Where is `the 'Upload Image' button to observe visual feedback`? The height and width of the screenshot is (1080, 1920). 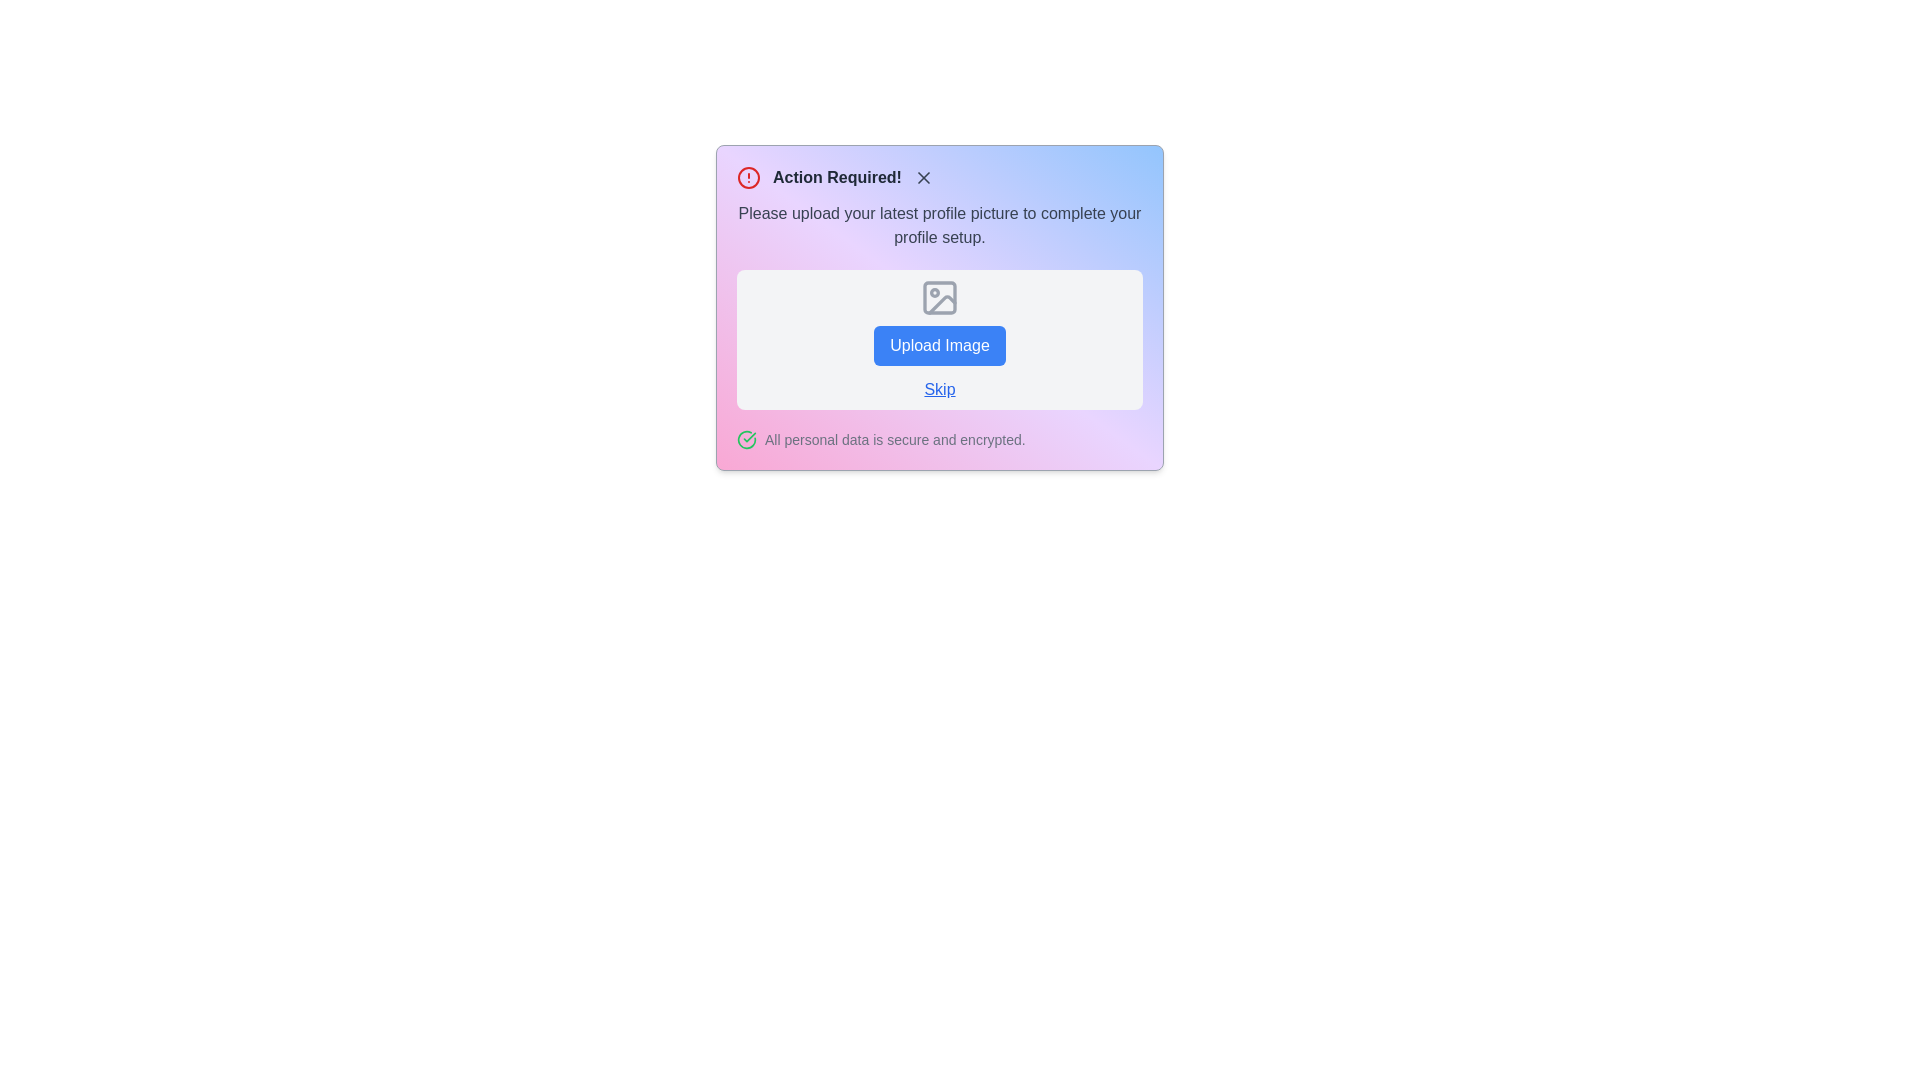 the 'Upload Image' button to observe visual feedback is located at coordinates (939, 345).